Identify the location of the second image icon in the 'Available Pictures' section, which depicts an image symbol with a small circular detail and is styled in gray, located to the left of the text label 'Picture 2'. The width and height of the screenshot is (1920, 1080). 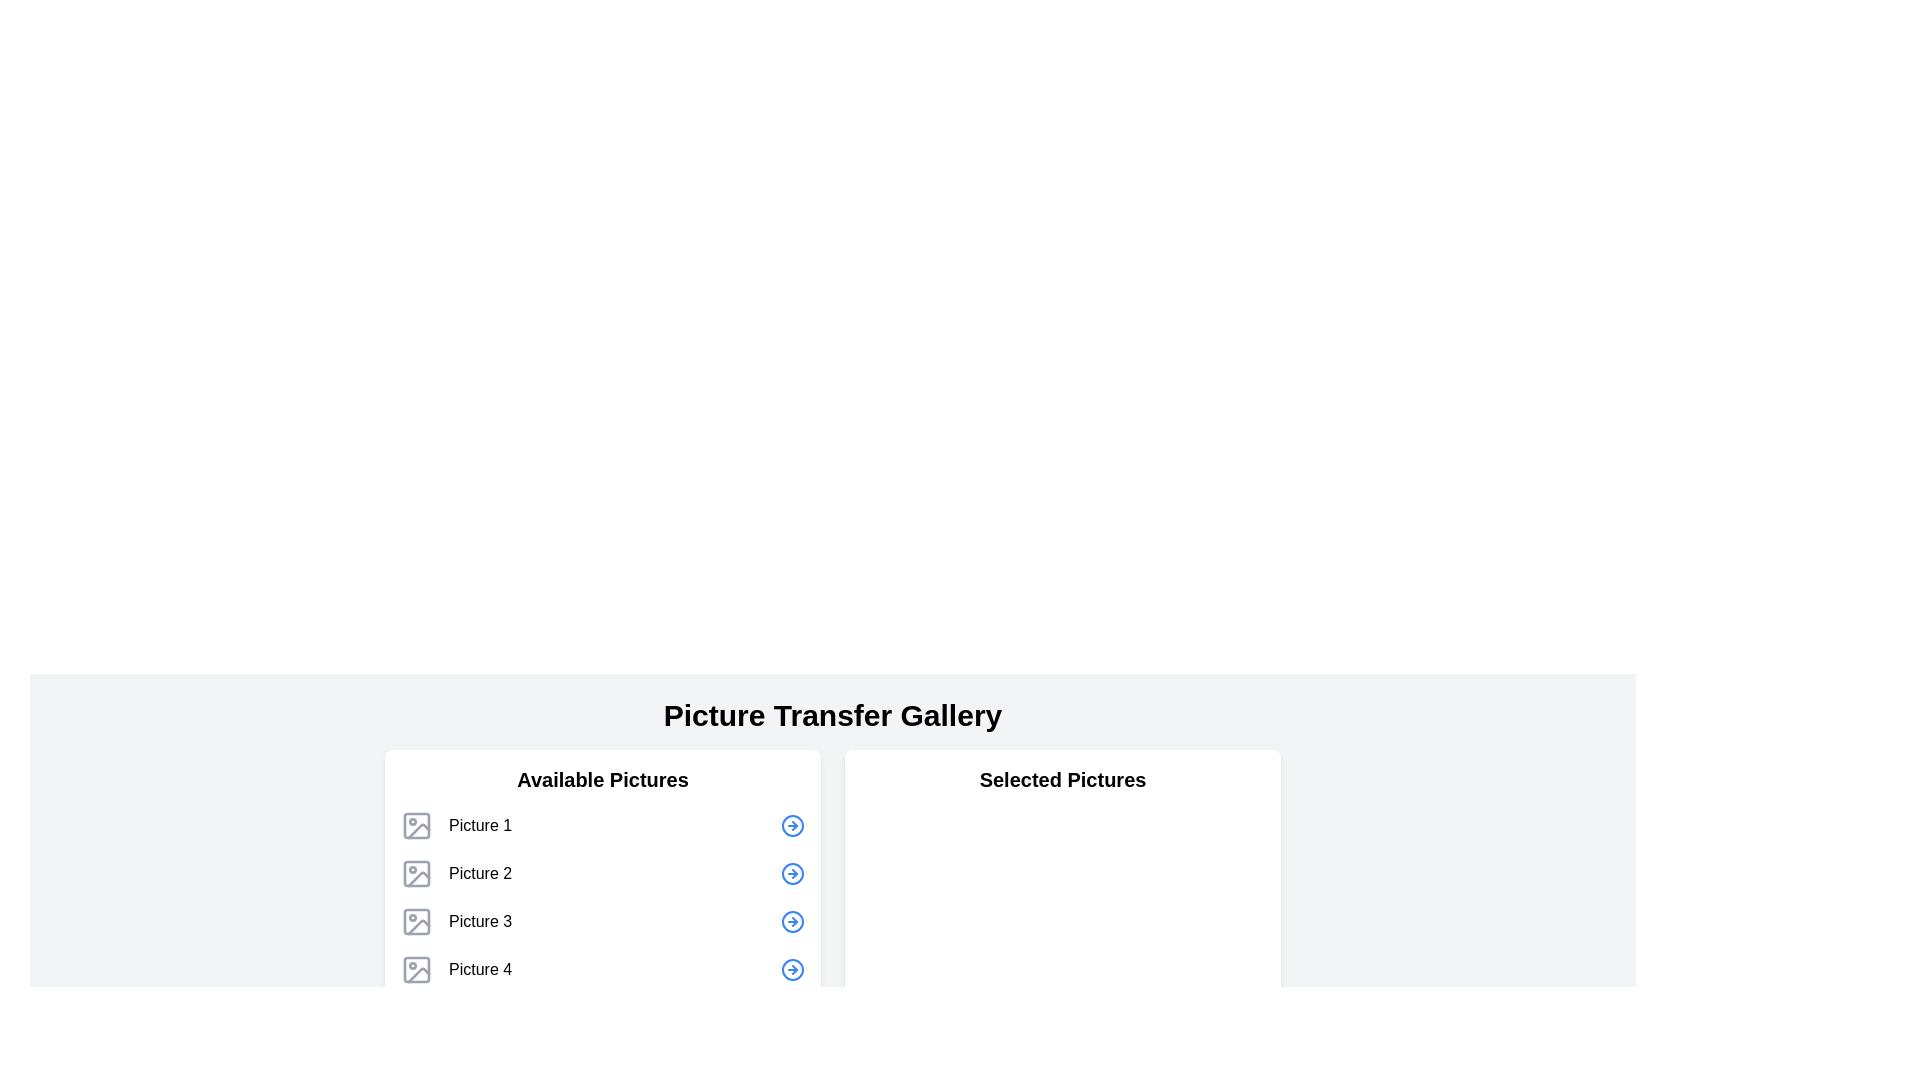
(416, 873).